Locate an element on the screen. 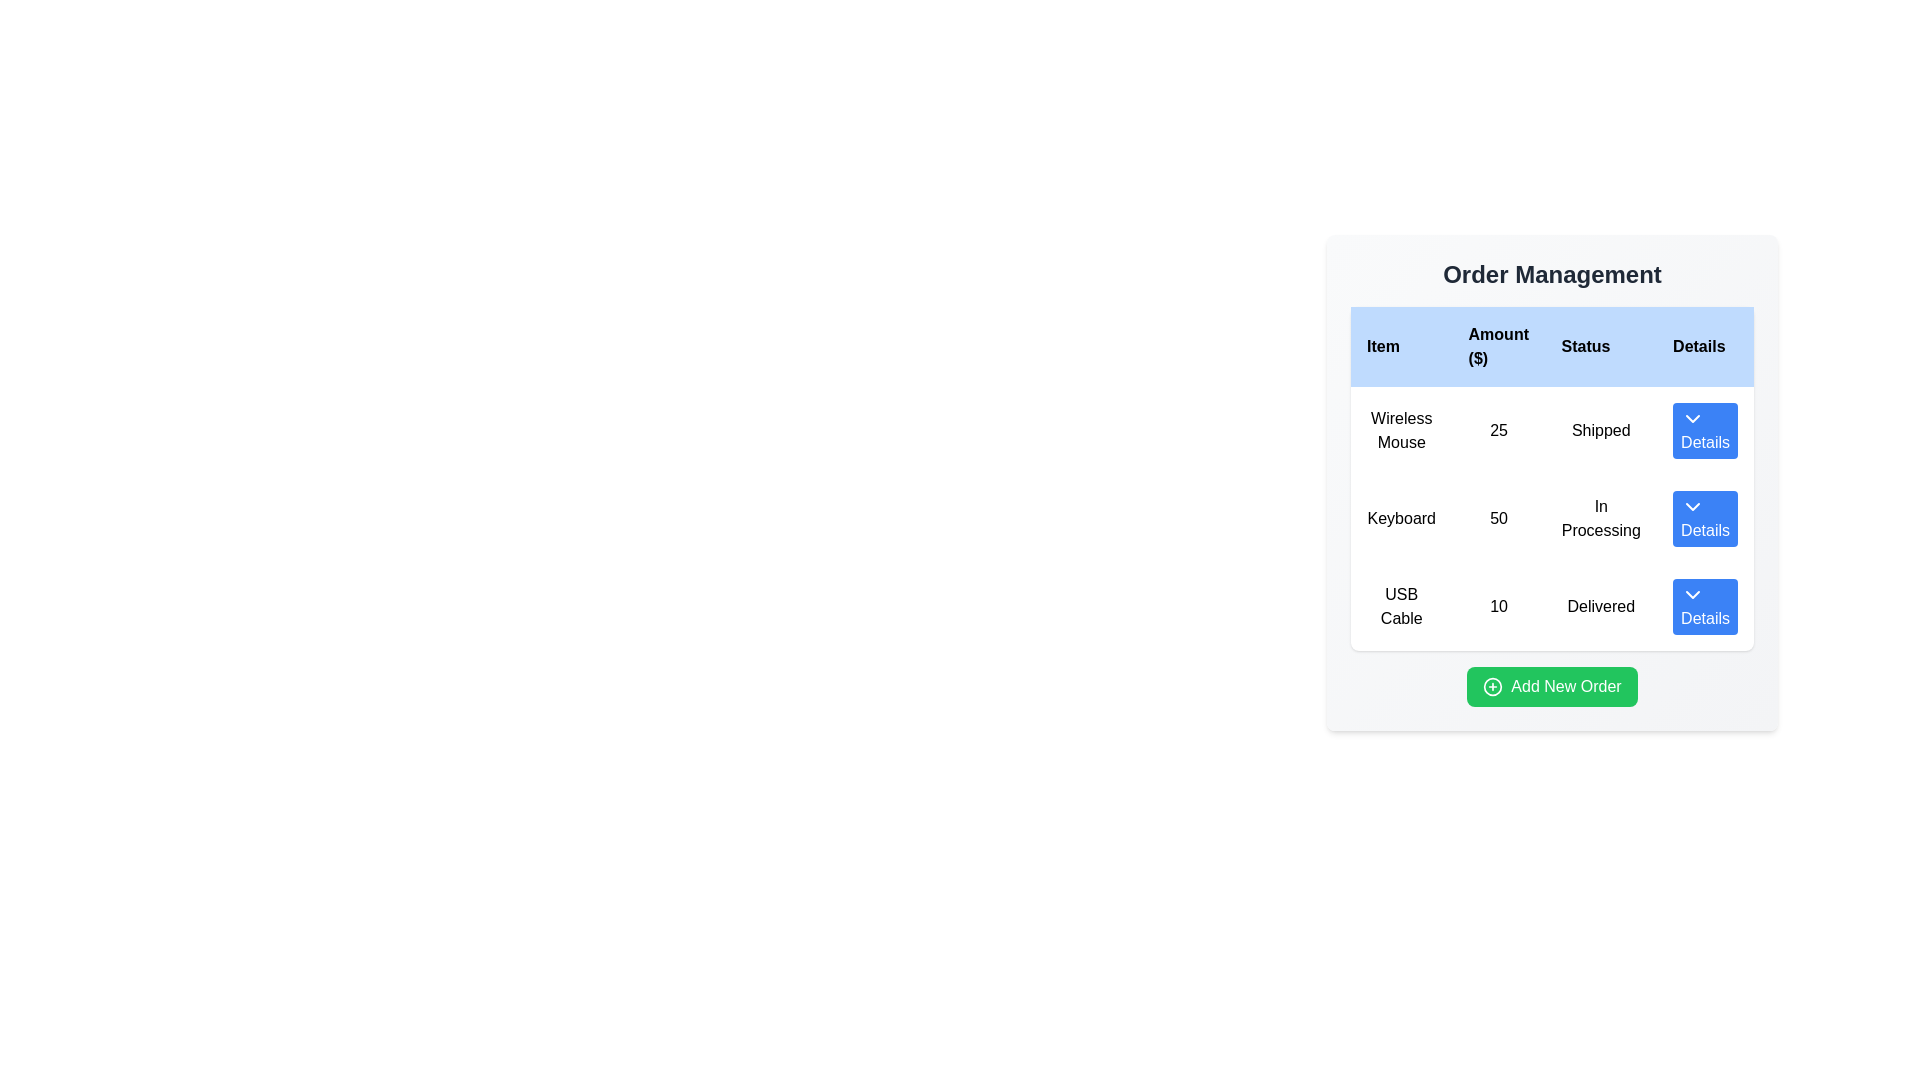 The height and width of the screenshot is (1080, 1920). the third 'Details' button is located at coordinates (1703, 605).